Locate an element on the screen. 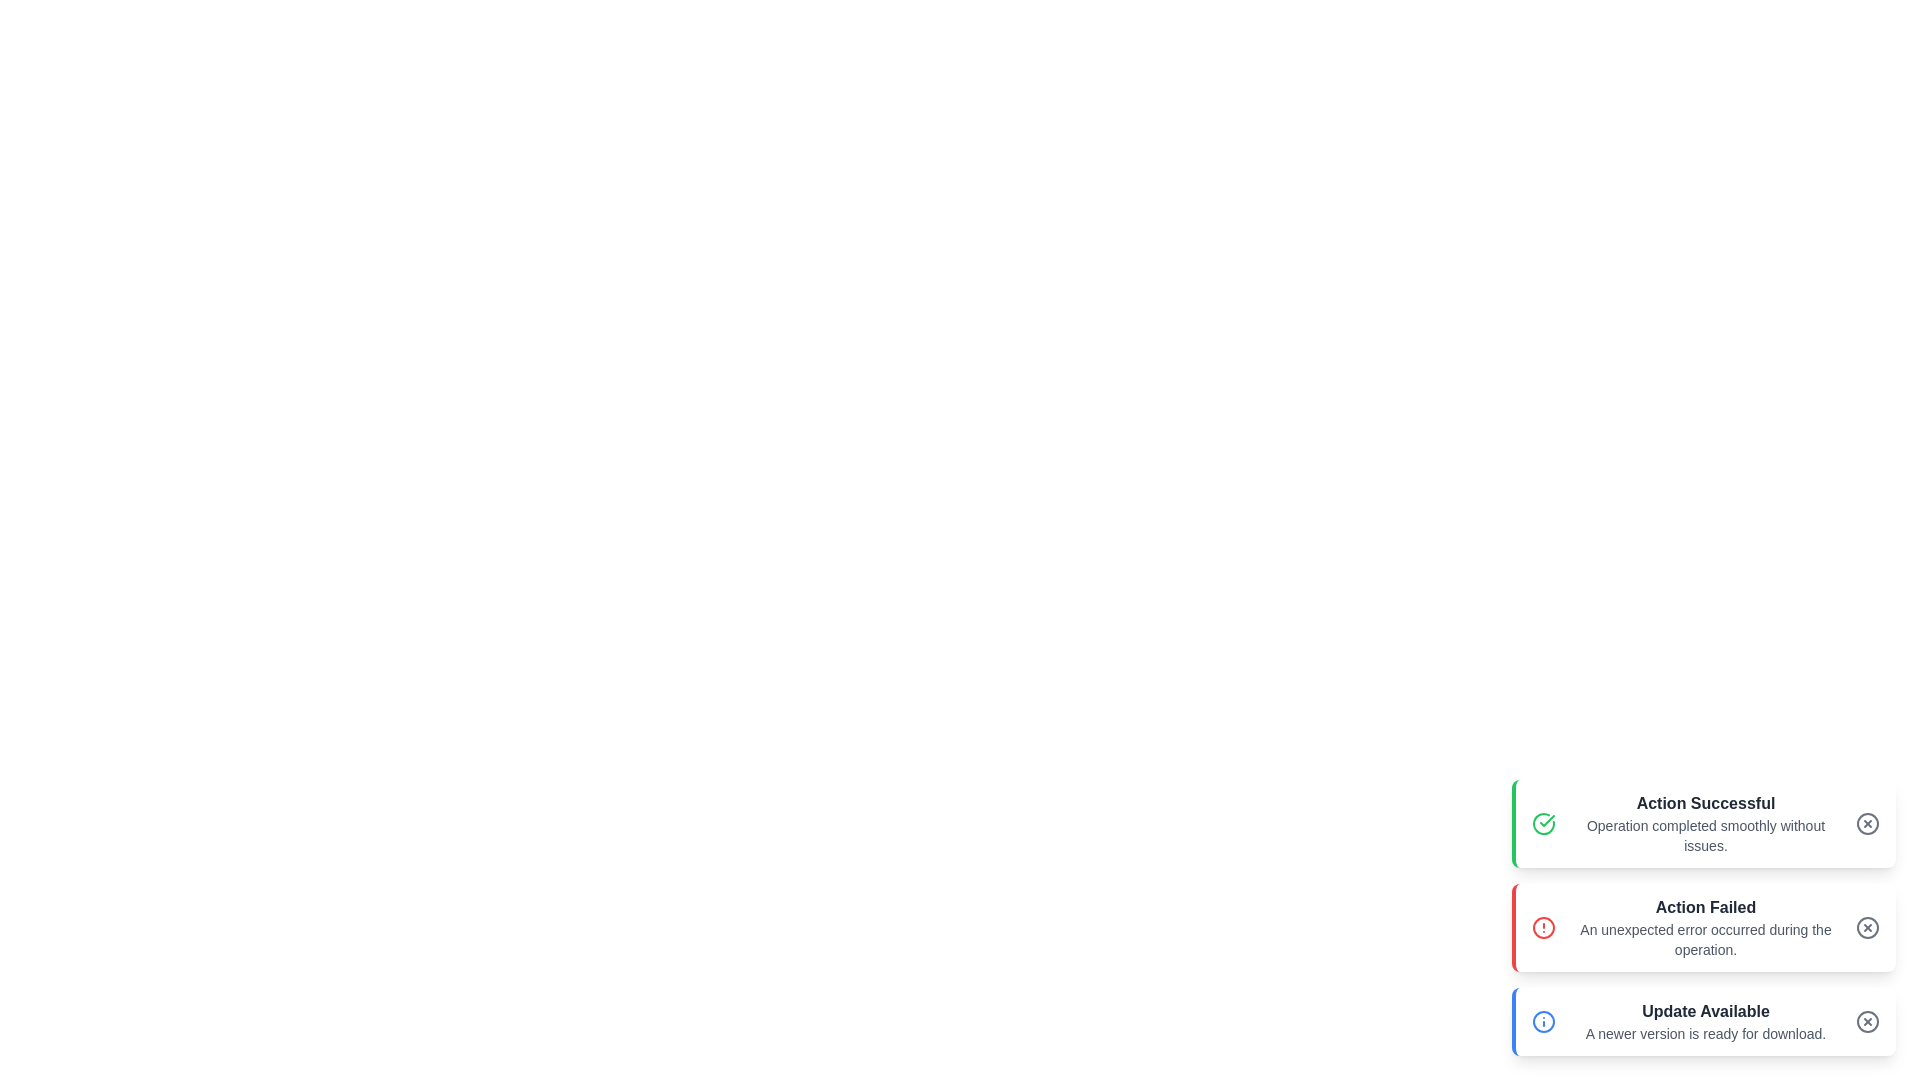 This screenshot has height=1080, width=1920. the notification icon to interact is located at coordinates (1543, 824).